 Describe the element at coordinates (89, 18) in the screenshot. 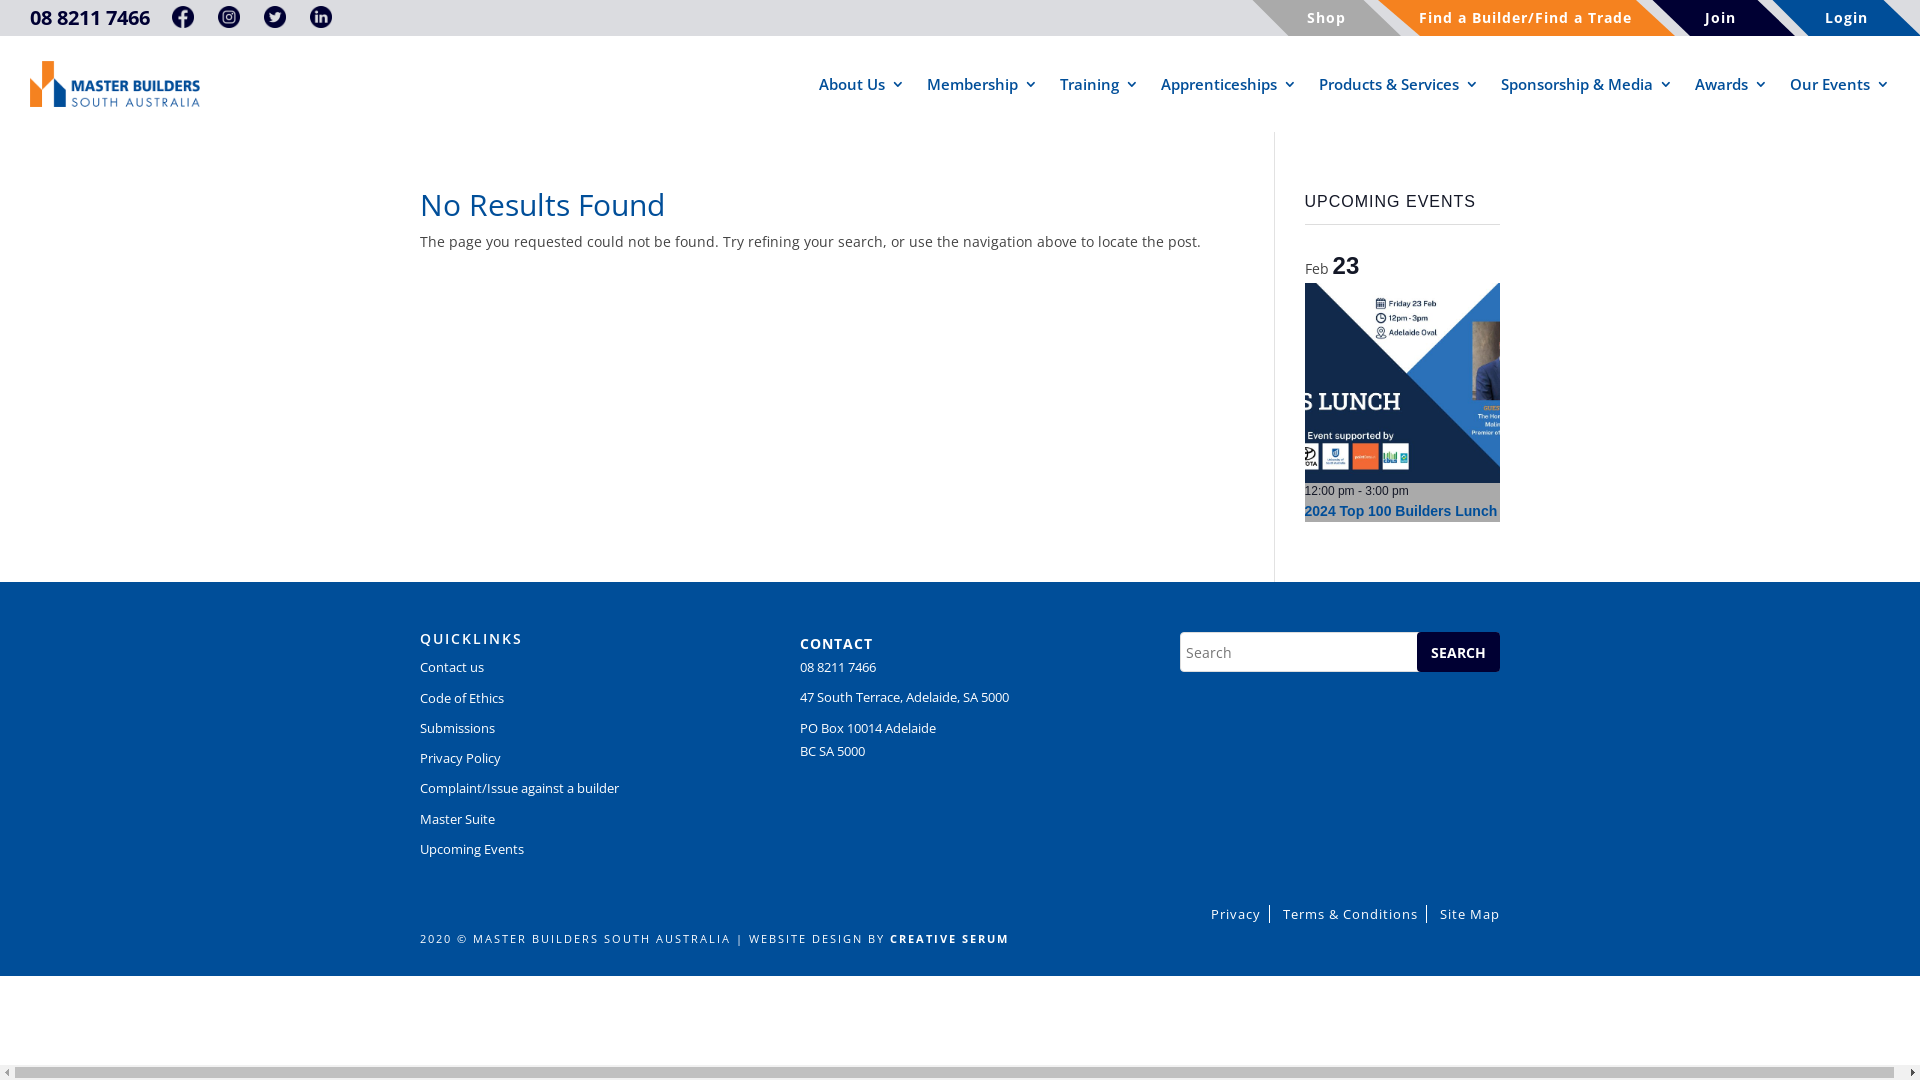

I see `'08 8211 7466'` at that location.